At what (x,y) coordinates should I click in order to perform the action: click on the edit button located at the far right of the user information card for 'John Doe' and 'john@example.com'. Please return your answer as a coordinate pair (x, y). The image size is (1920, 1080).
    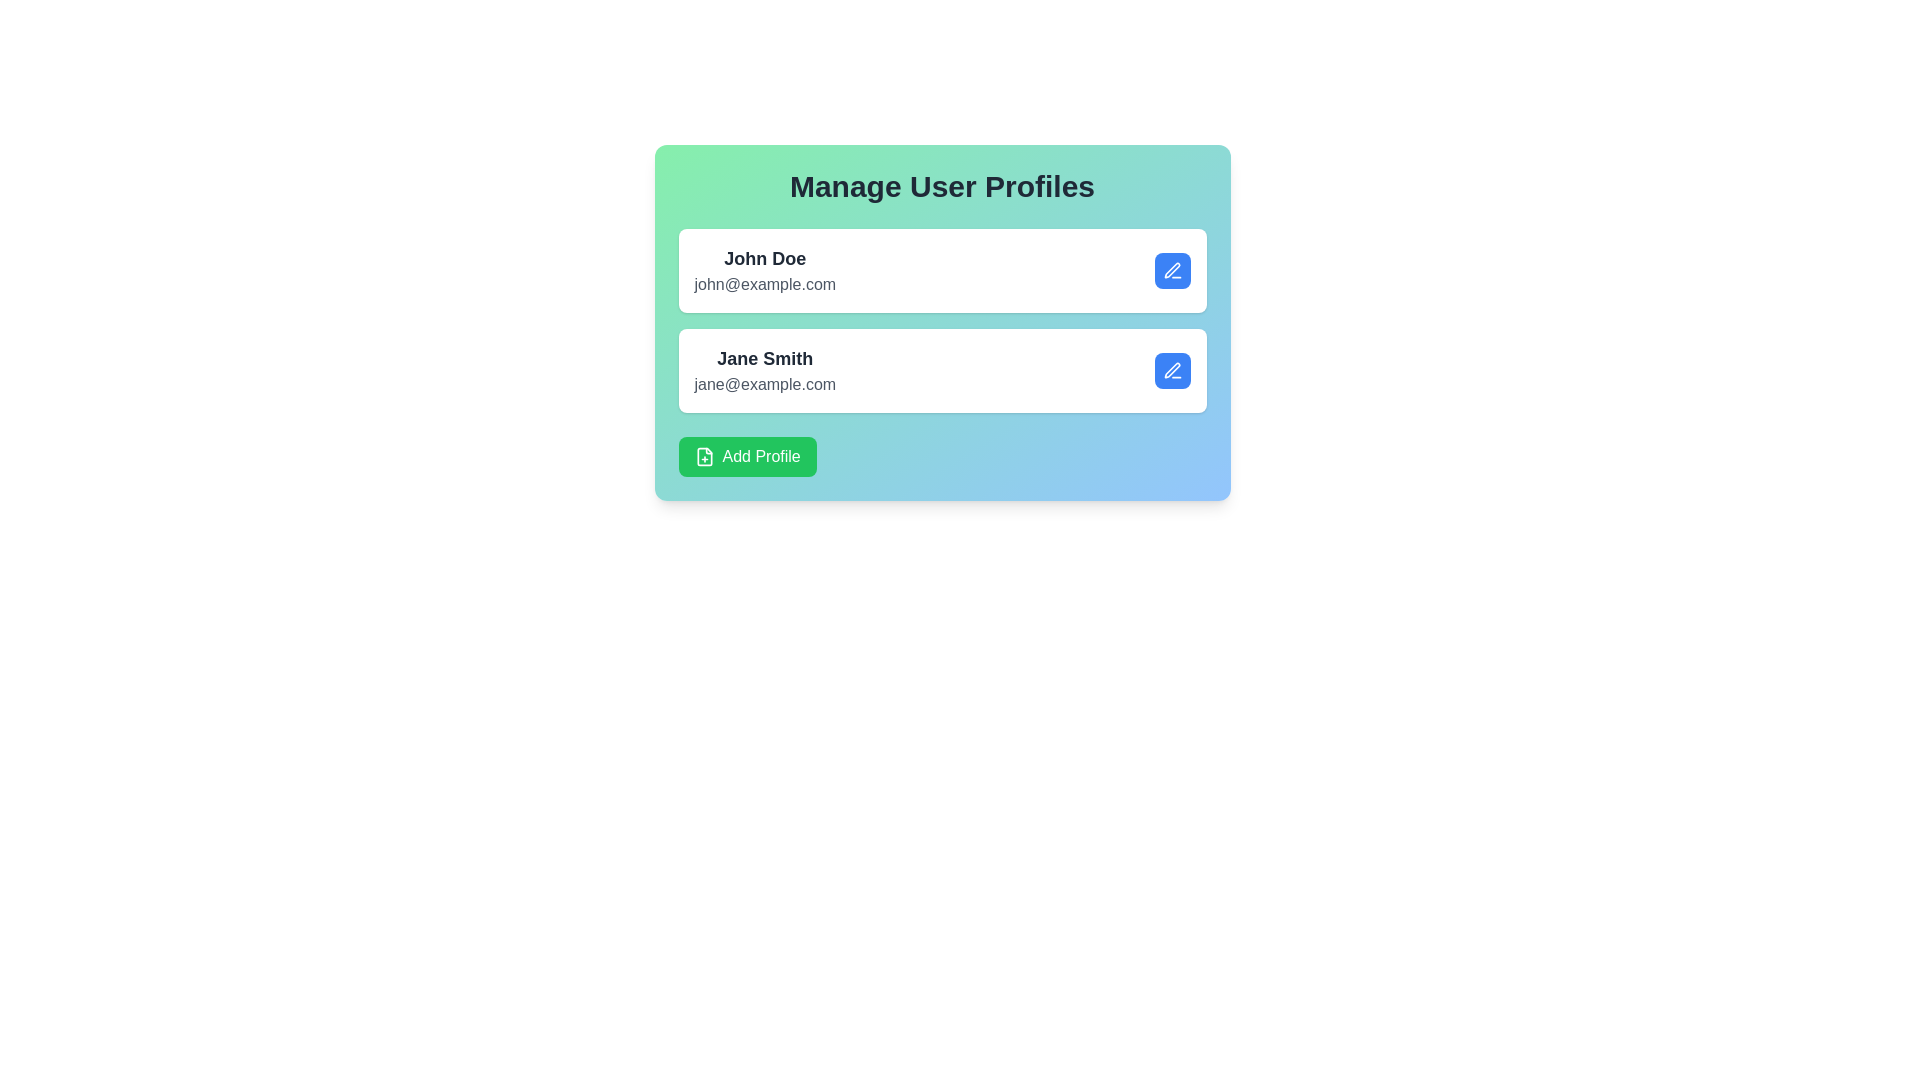
    Looking at the image, I should click on (1172, 270).